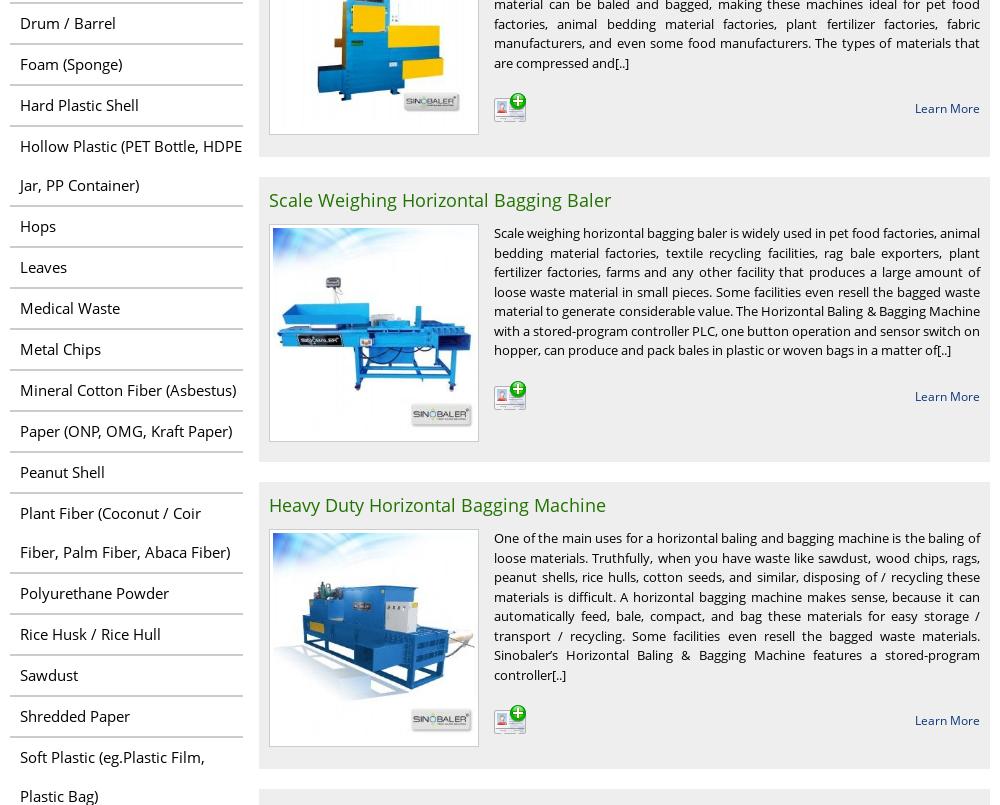  I want to click on 'Plant Fiber (Coconut / Coir Fiber, Palm Fiber, Abaca Fiber)', so click(125, 531).